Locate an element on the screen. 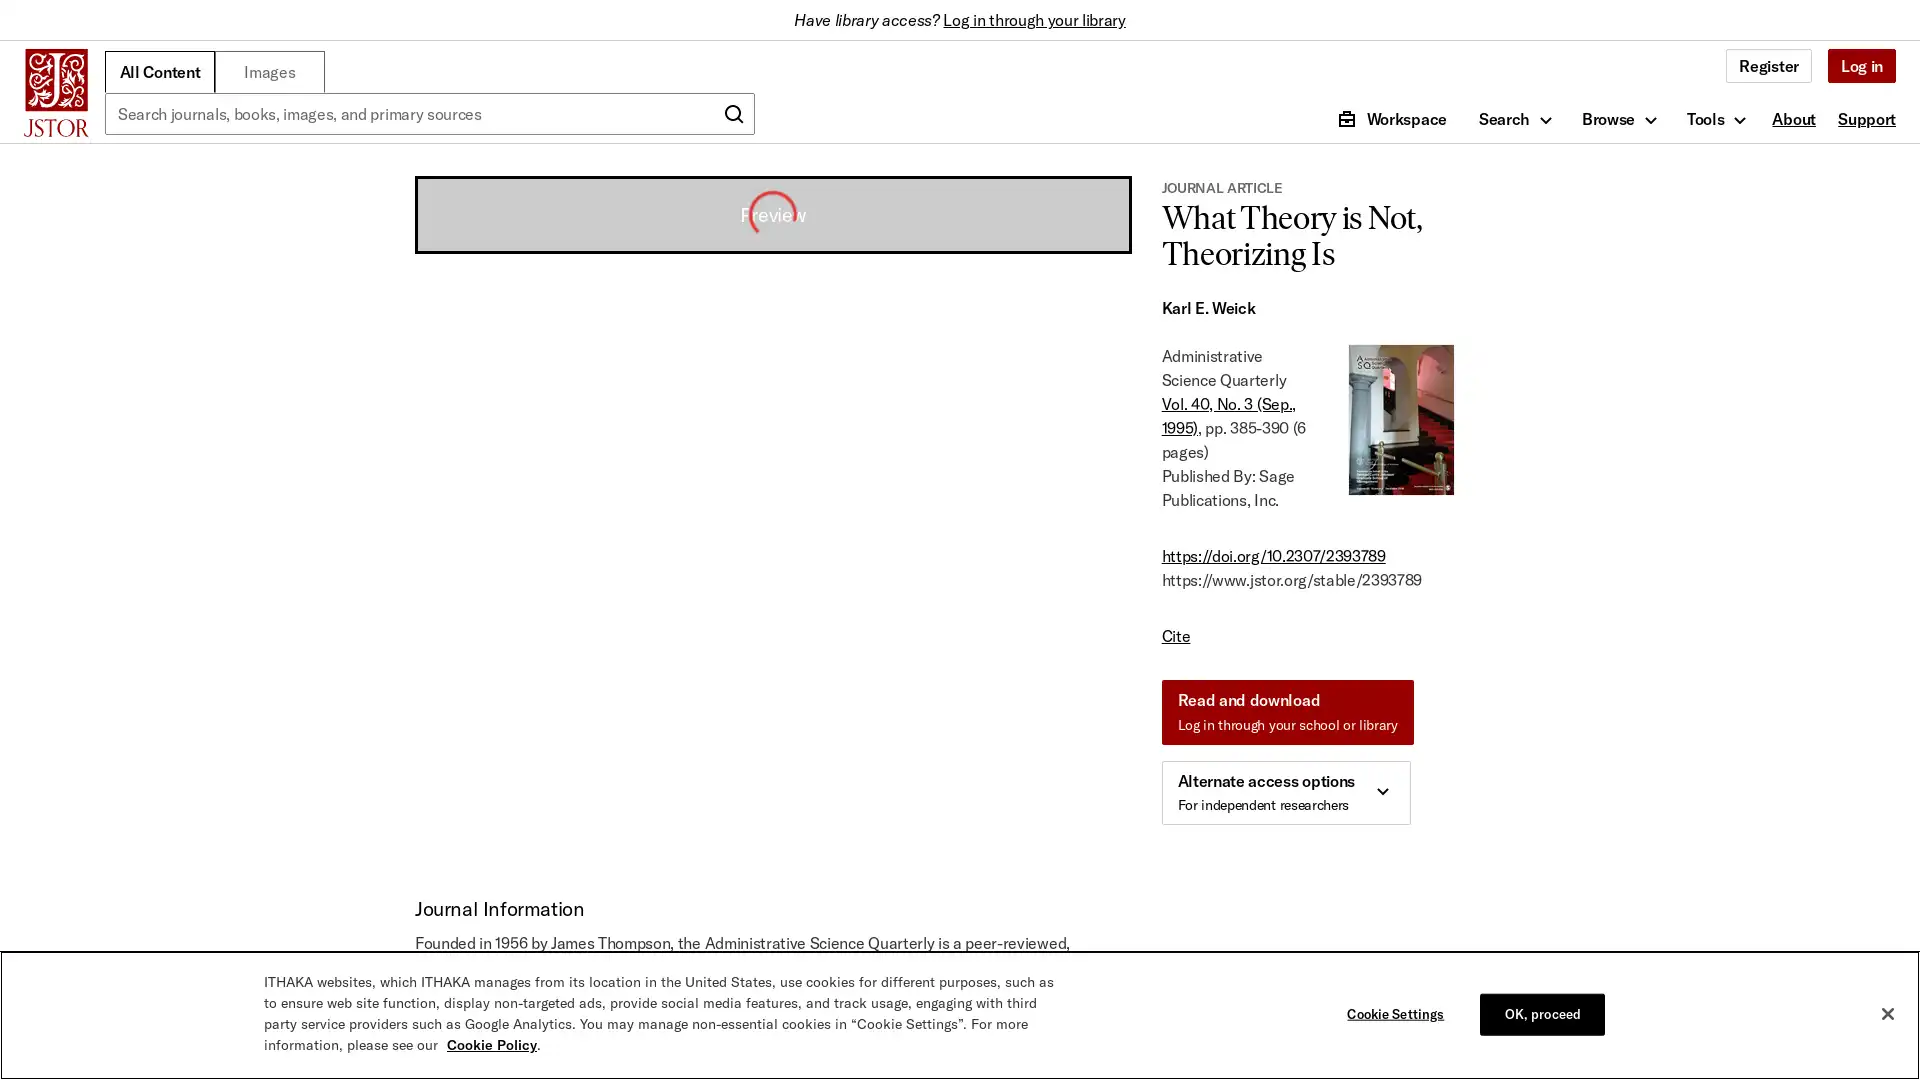 This screenshot has height=1080, width=1920. OK, proceed is located at coordinates (1541, 1014).